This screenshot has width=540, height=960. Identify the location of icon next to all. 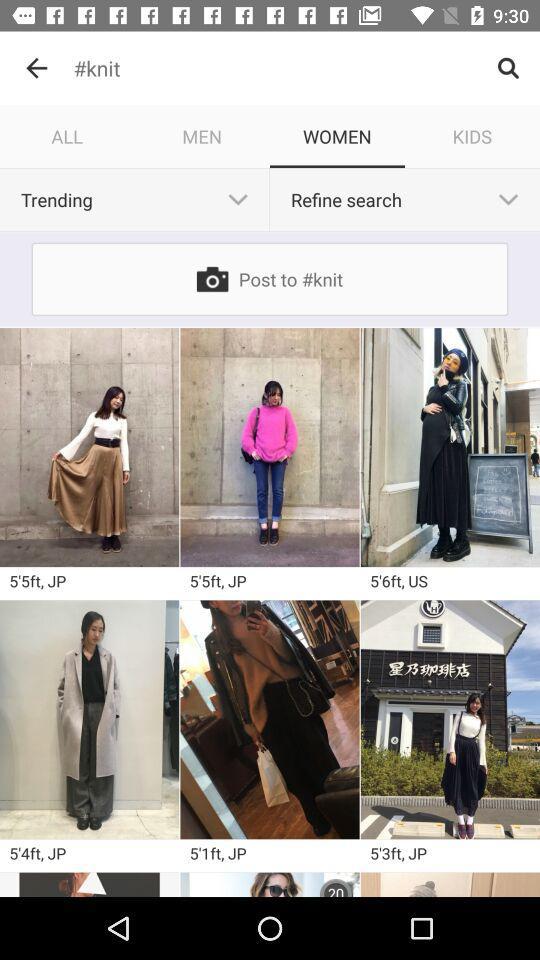
(202, 135).